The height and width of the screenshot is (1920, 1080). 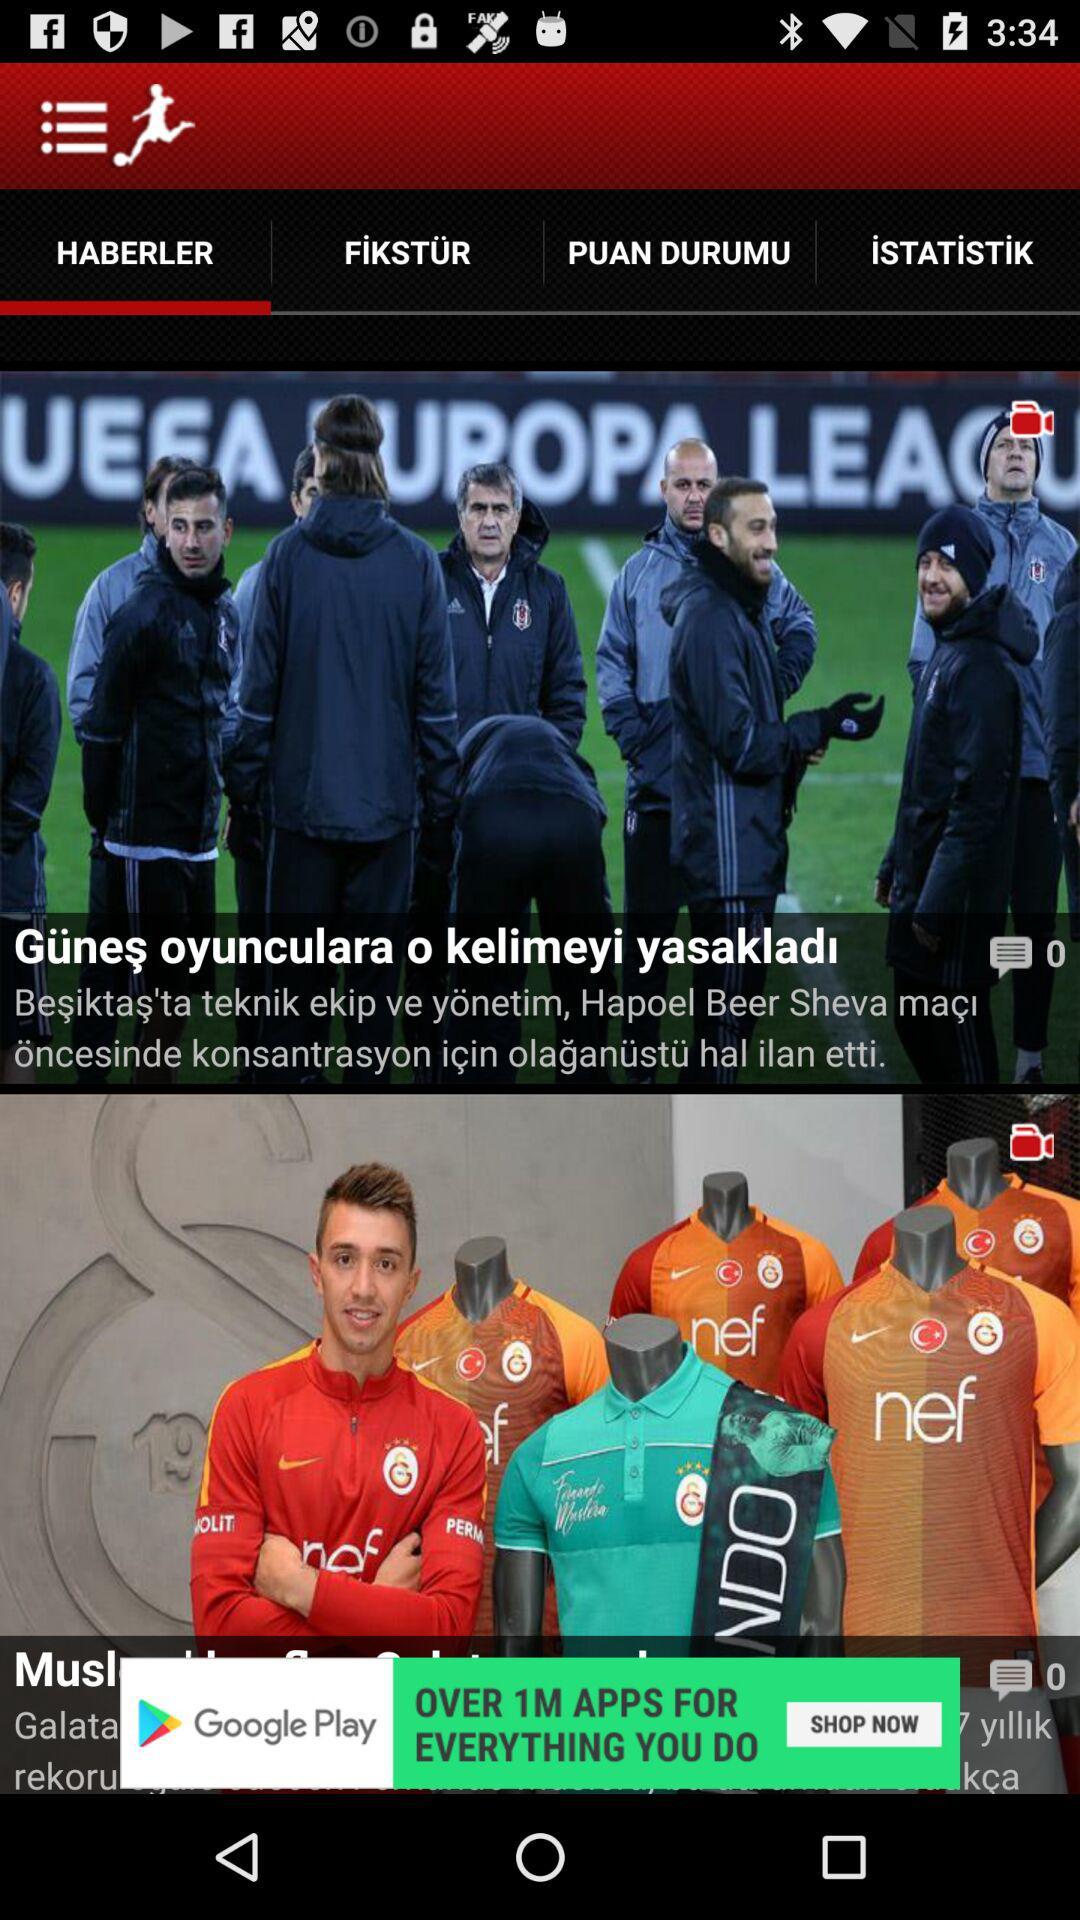 What do you see at coordinates (947, 251) in the screenshot?
I see `the button which is next to puan durumu` at bounding box center [947, 251].